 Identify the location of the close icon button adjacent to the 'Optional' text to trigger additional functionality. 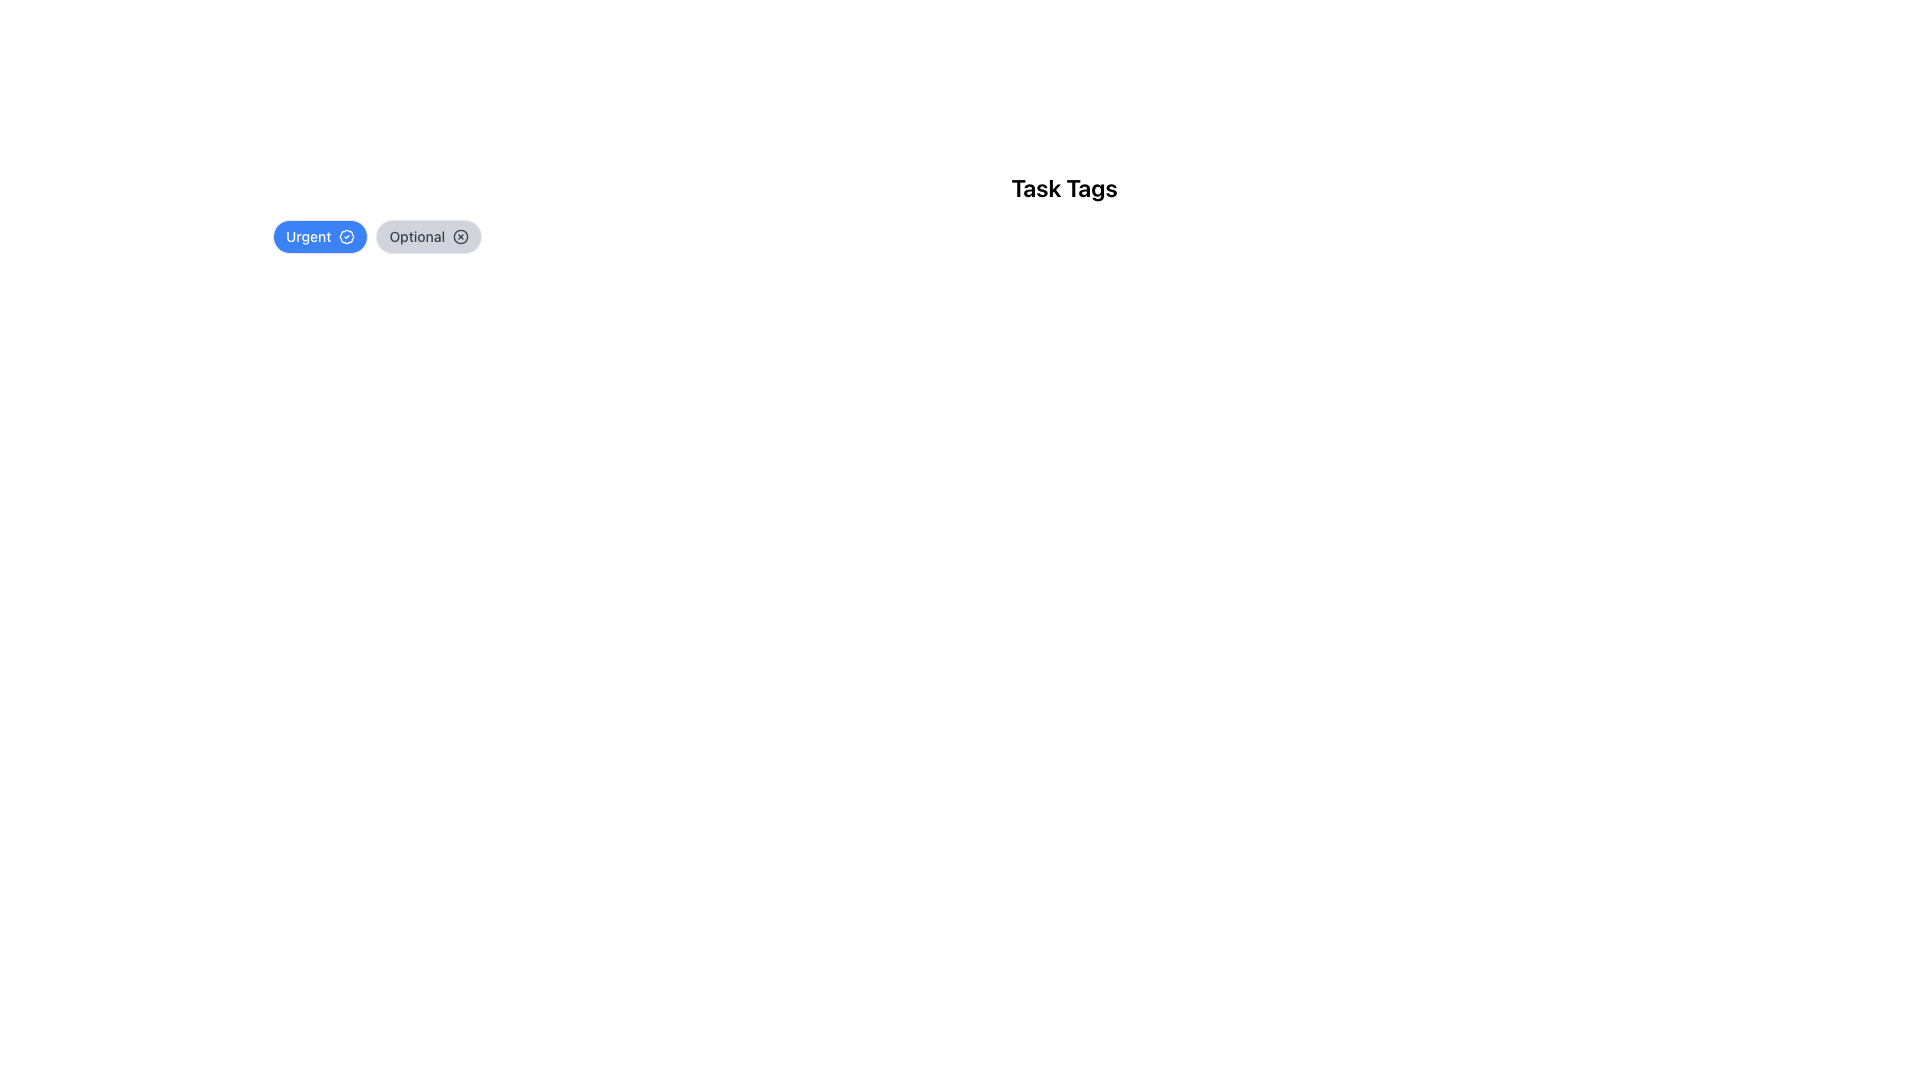
(459, 235).